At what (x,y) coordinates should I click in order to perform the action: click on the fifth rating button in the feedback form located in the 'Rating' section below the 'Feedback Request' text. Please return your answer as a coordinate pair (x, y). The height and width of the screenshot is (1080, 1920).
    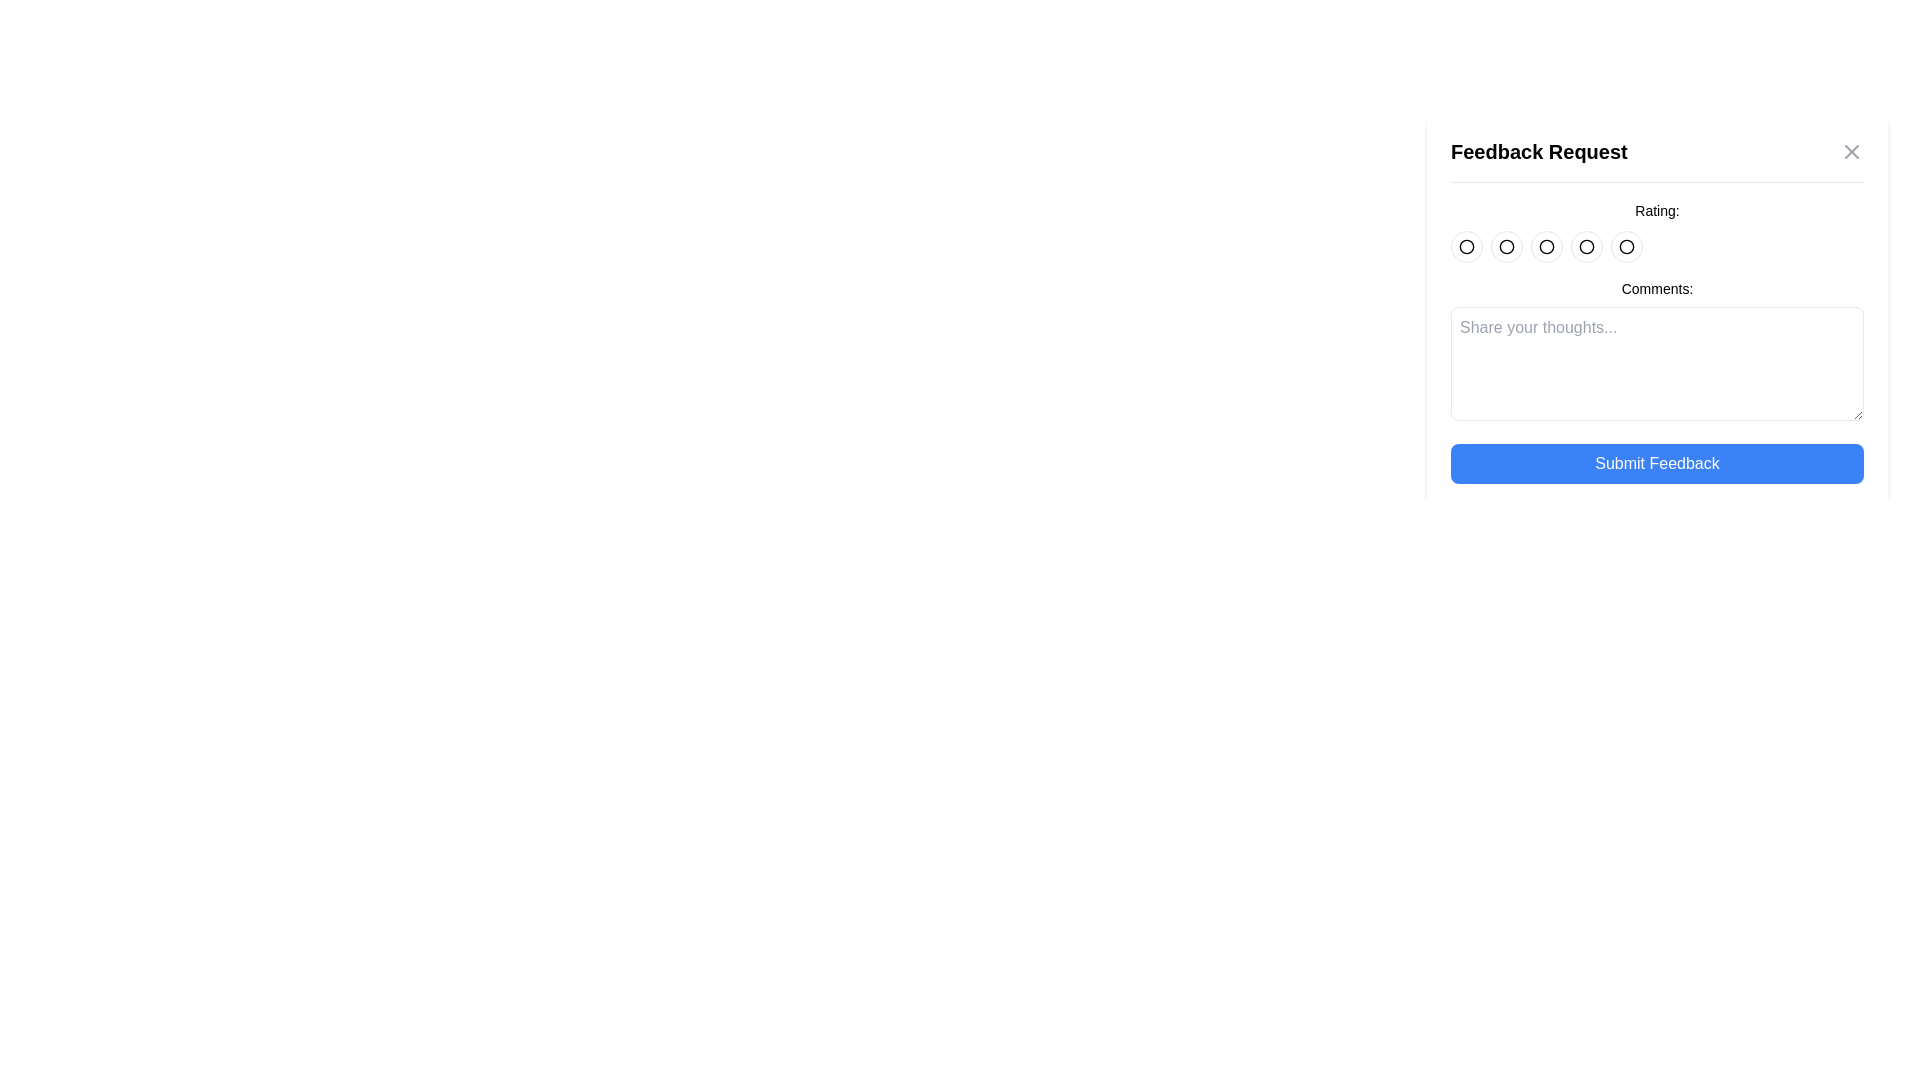
    Looking at the image, I should click on (1627, 245).